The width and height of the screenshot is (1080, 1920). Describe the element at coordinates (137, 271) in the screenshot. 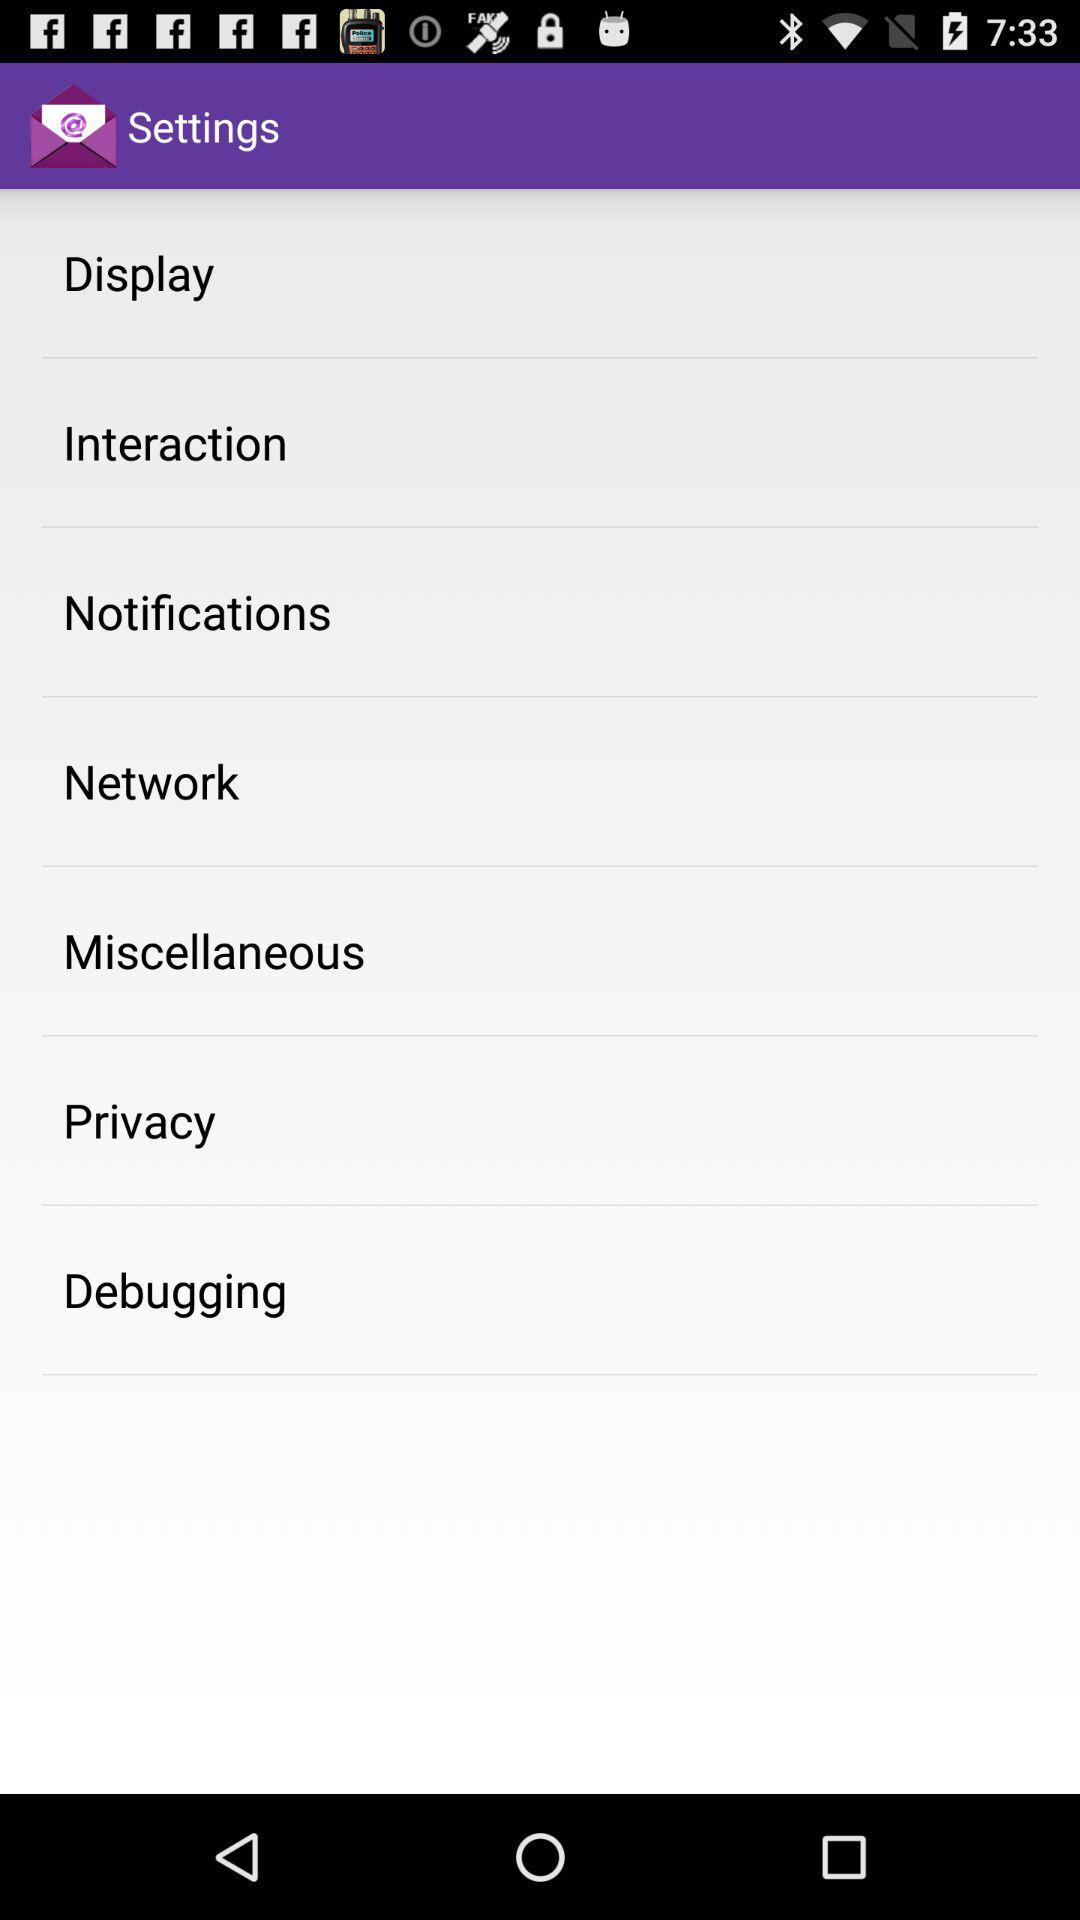

I see `display icon` at that location.